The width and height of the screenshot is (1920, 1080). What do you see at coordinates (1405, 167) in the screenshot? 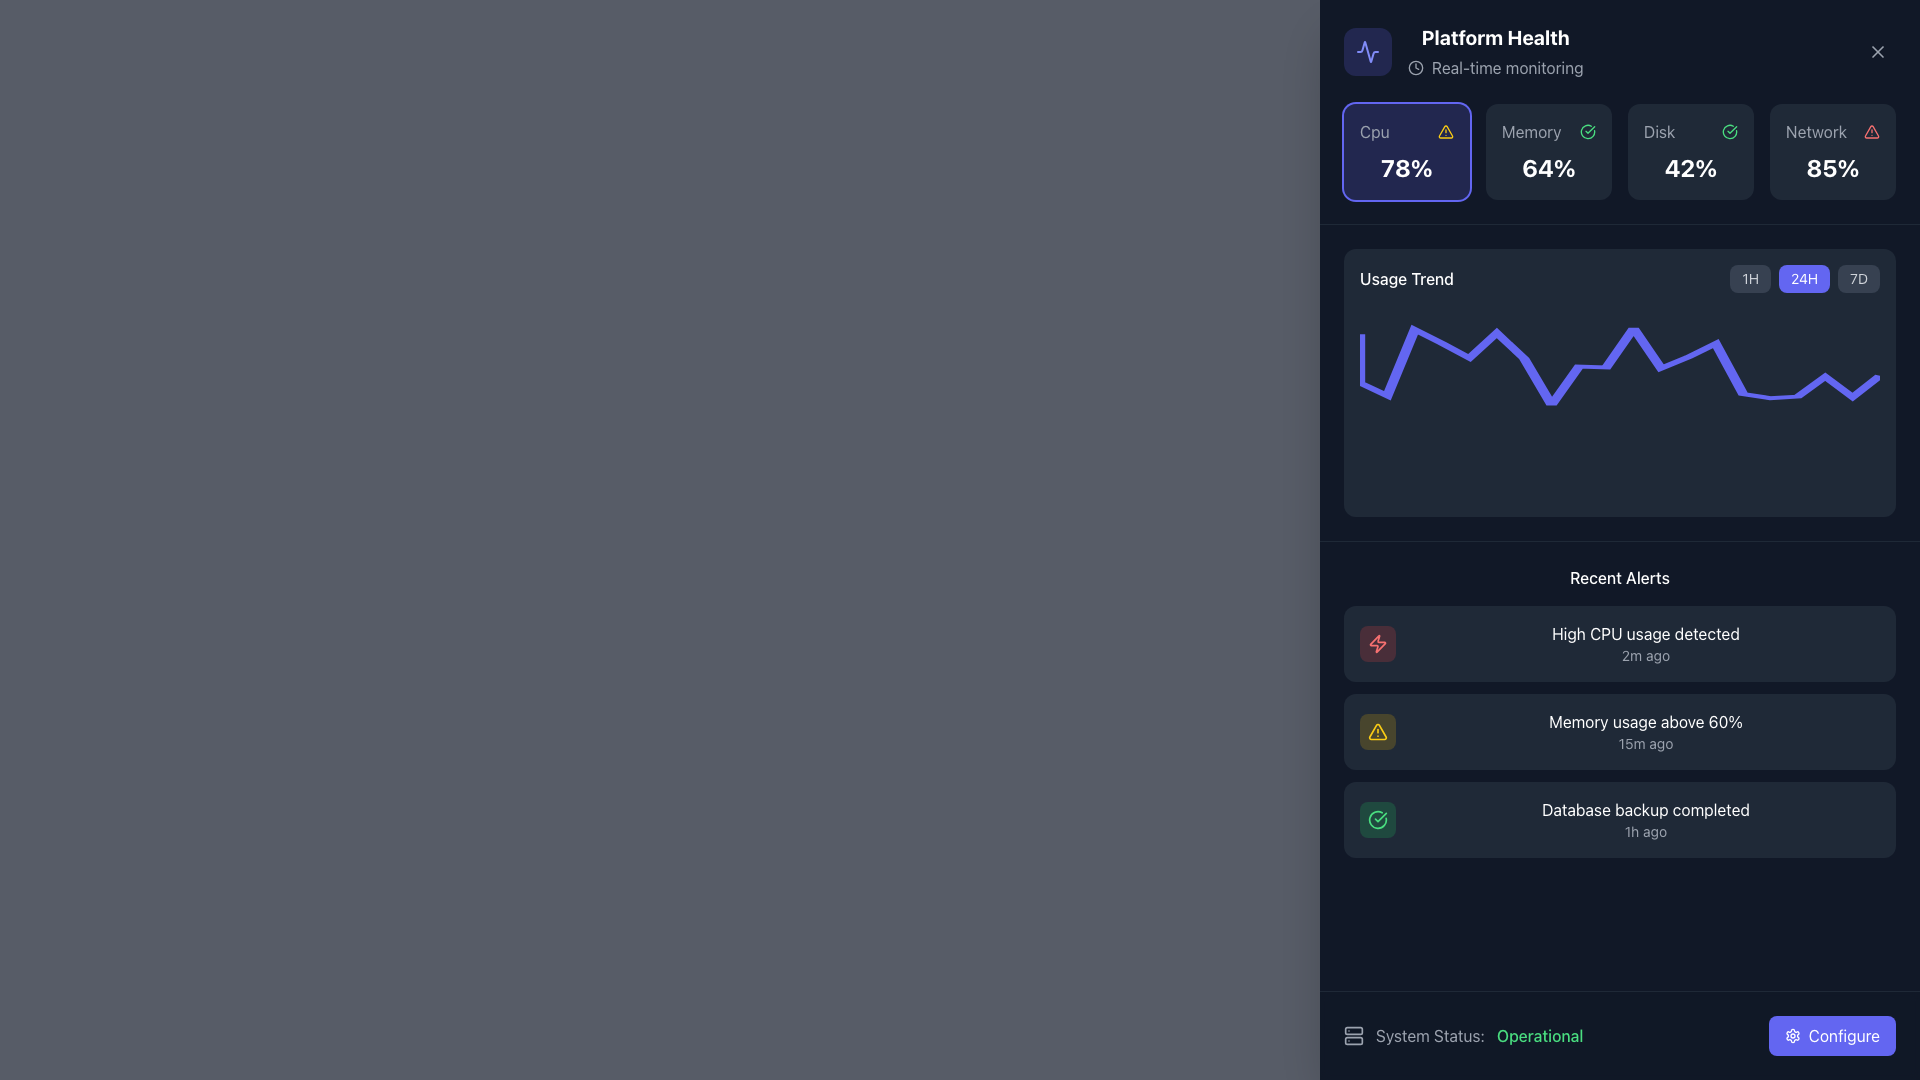
I see `the numeric text element displaying '78%' in bold, large white font against a dark blue background to check for additional functionality or information` at bounding box center [1405, 167].